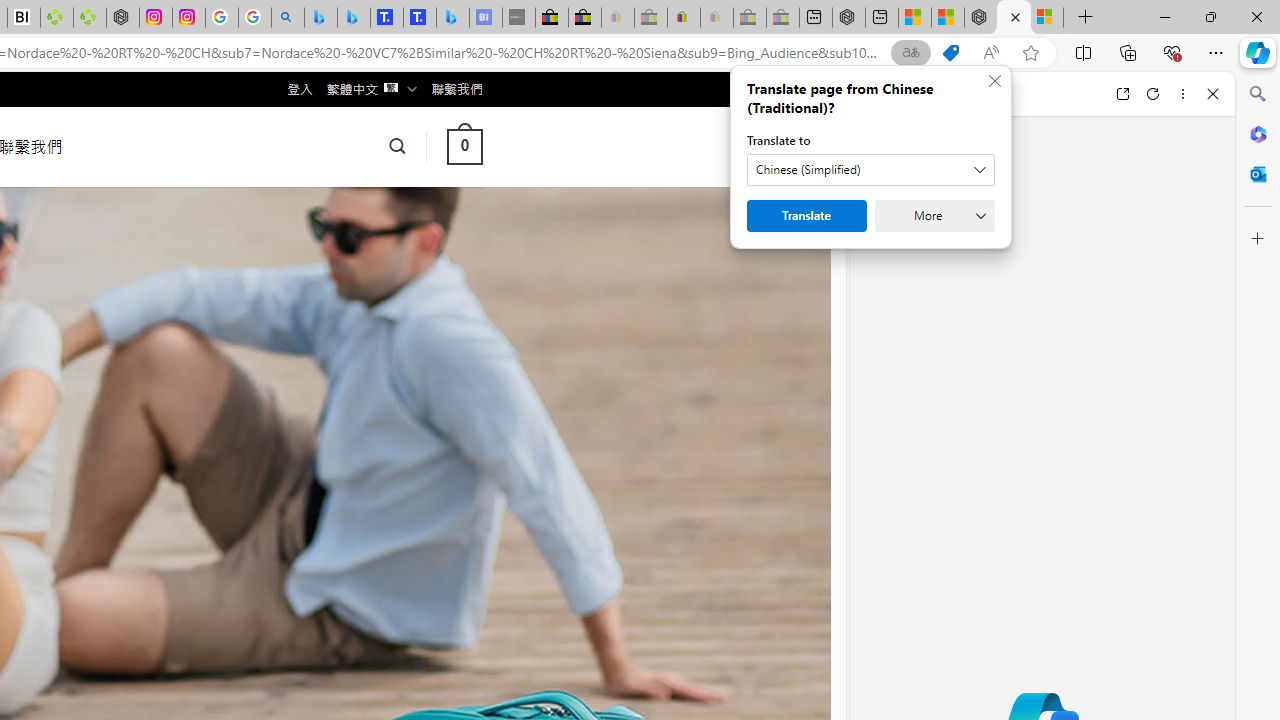  I want to click on 'Translate to', so click(871, 168).